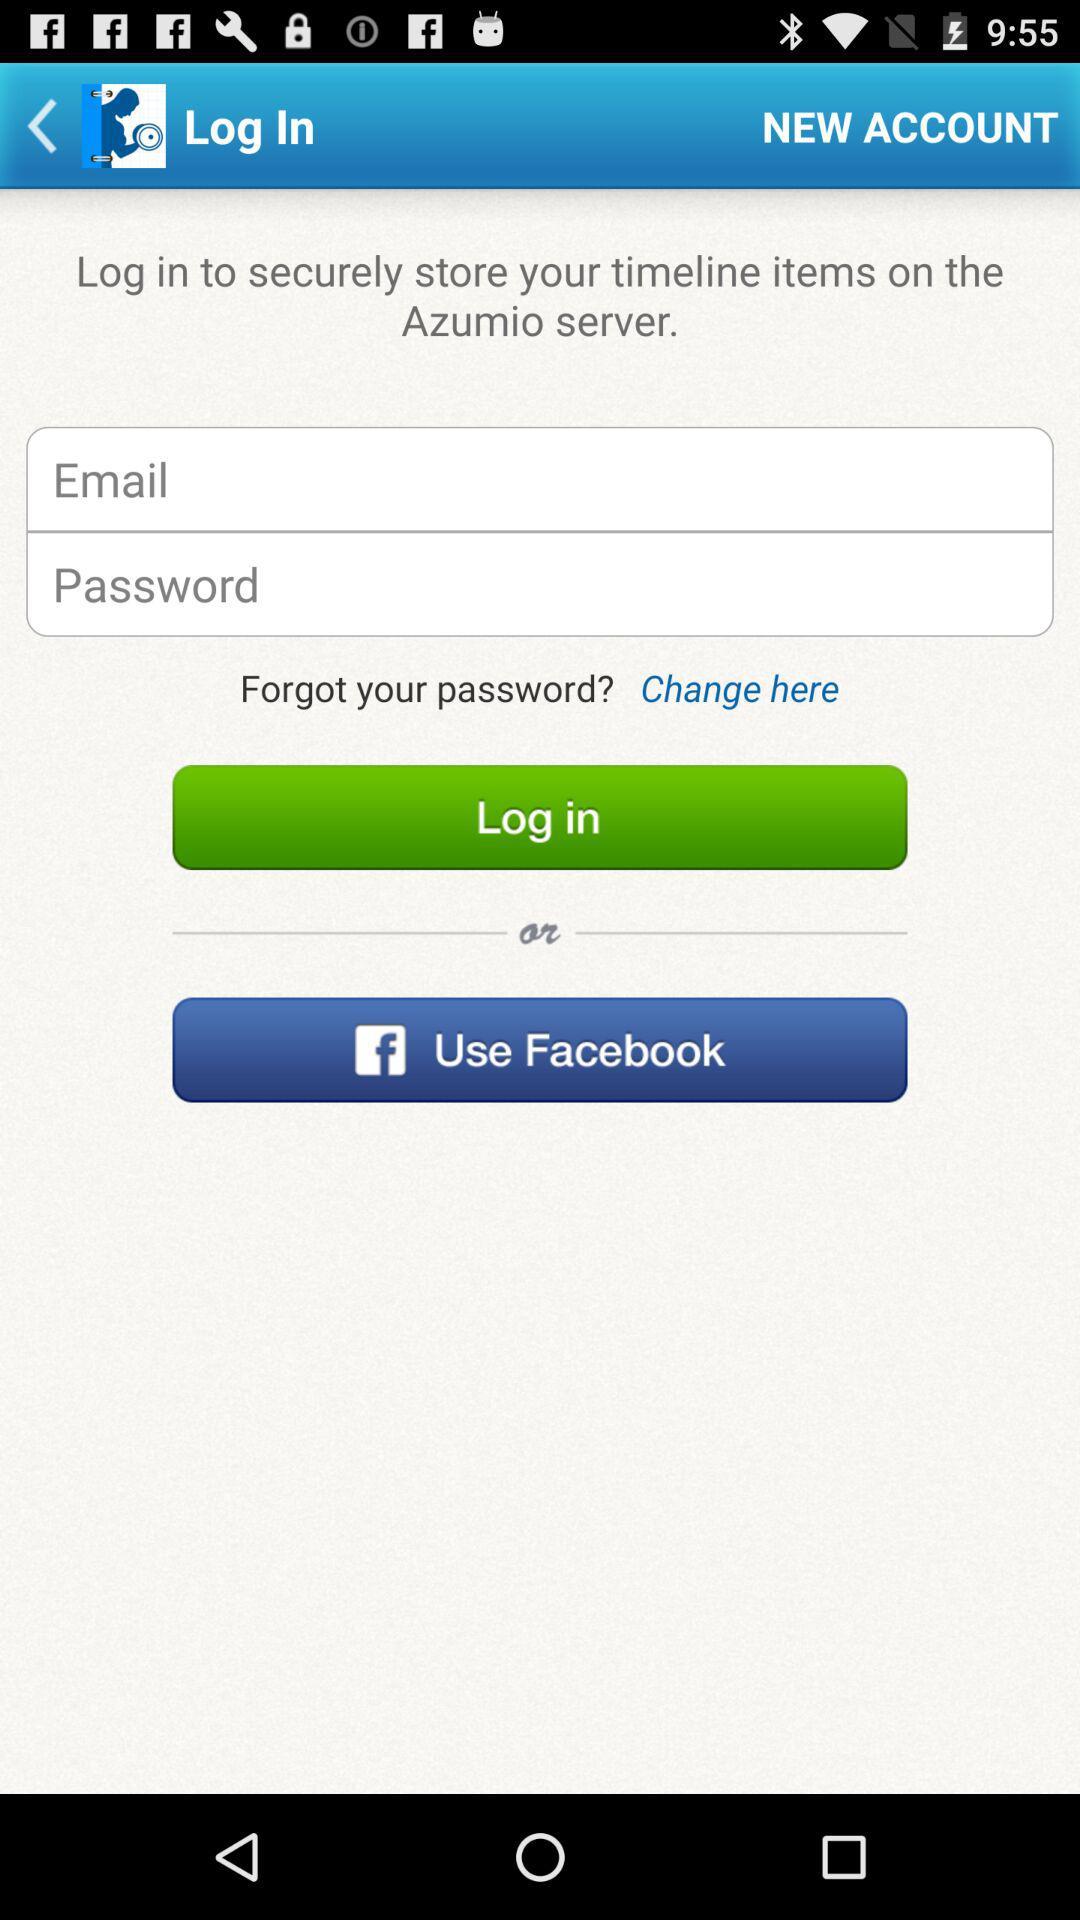 This screenshot has width=1080, height=1920. Describe the element at coordinates (739, 687) in the screenshot. I see `change here` at that location.